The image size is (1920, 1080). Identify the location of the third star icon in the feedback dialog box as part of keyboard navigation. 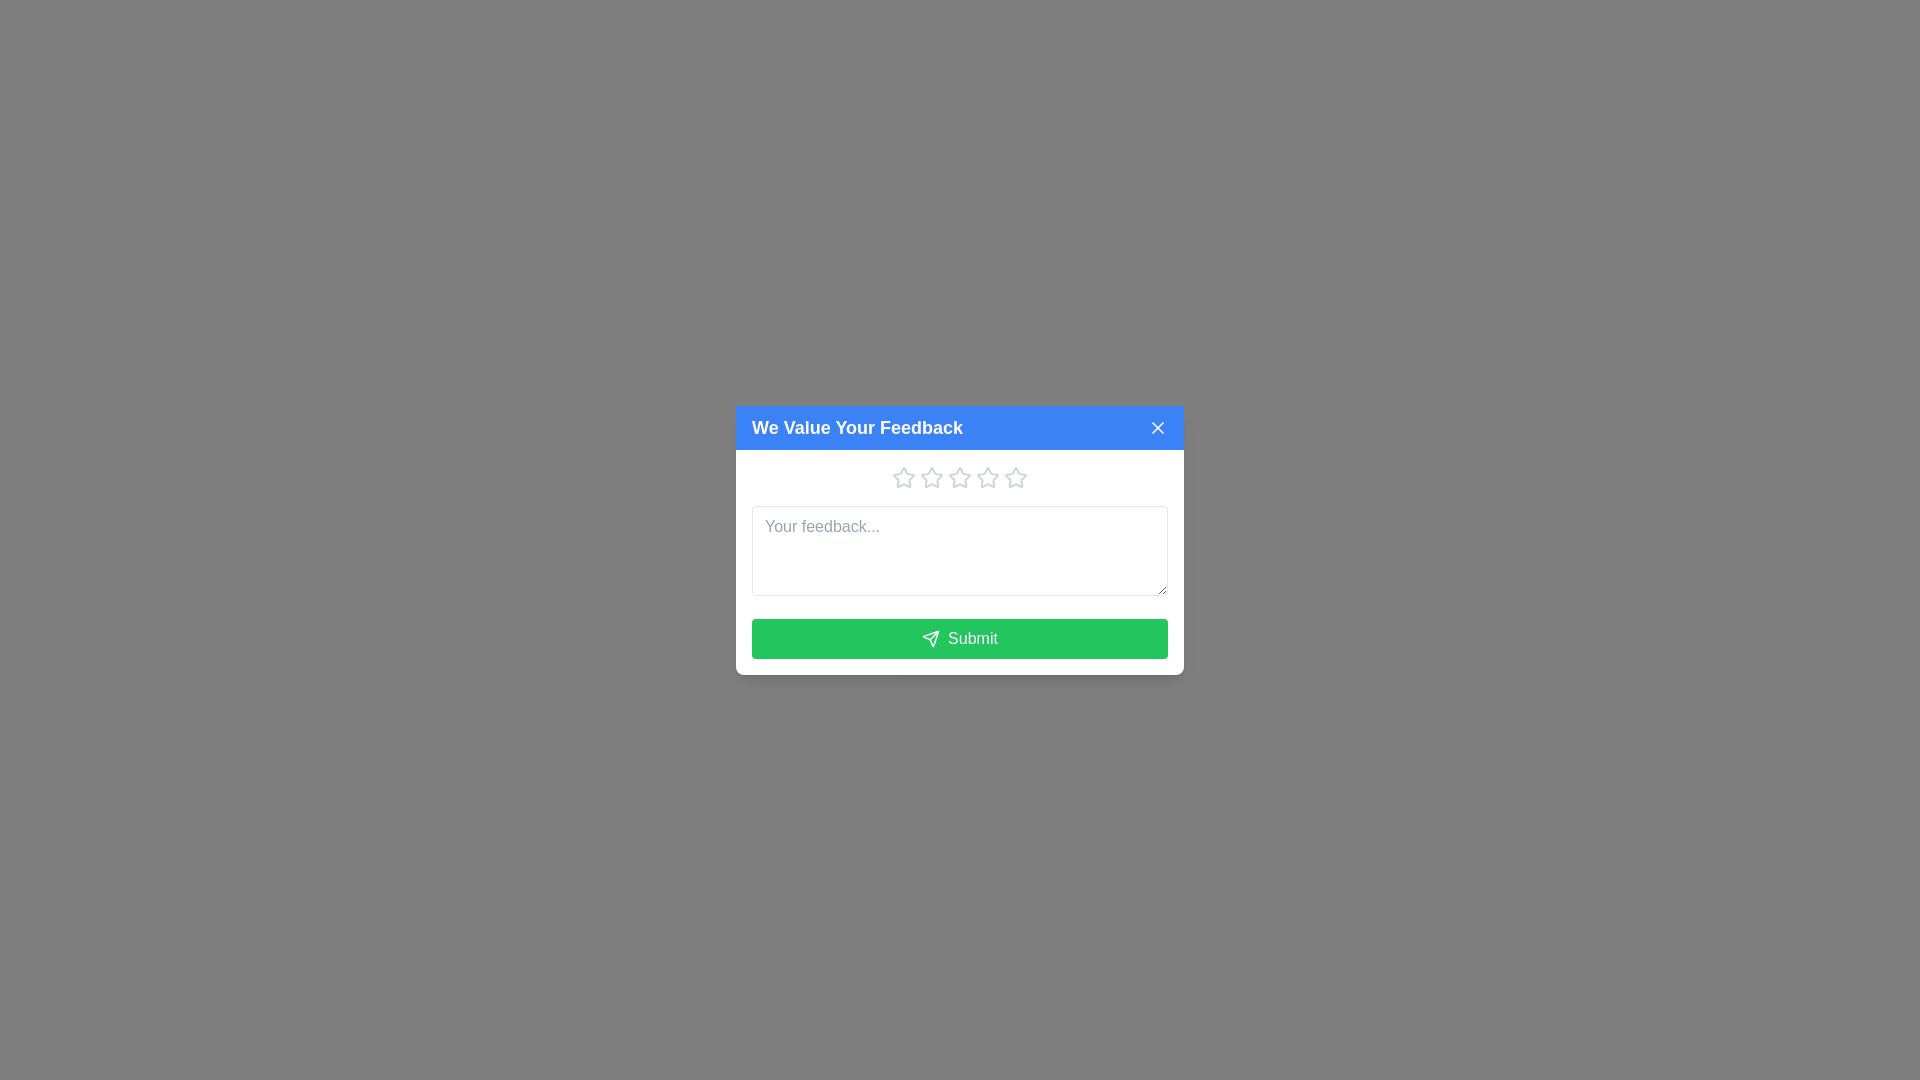
(960, 477).